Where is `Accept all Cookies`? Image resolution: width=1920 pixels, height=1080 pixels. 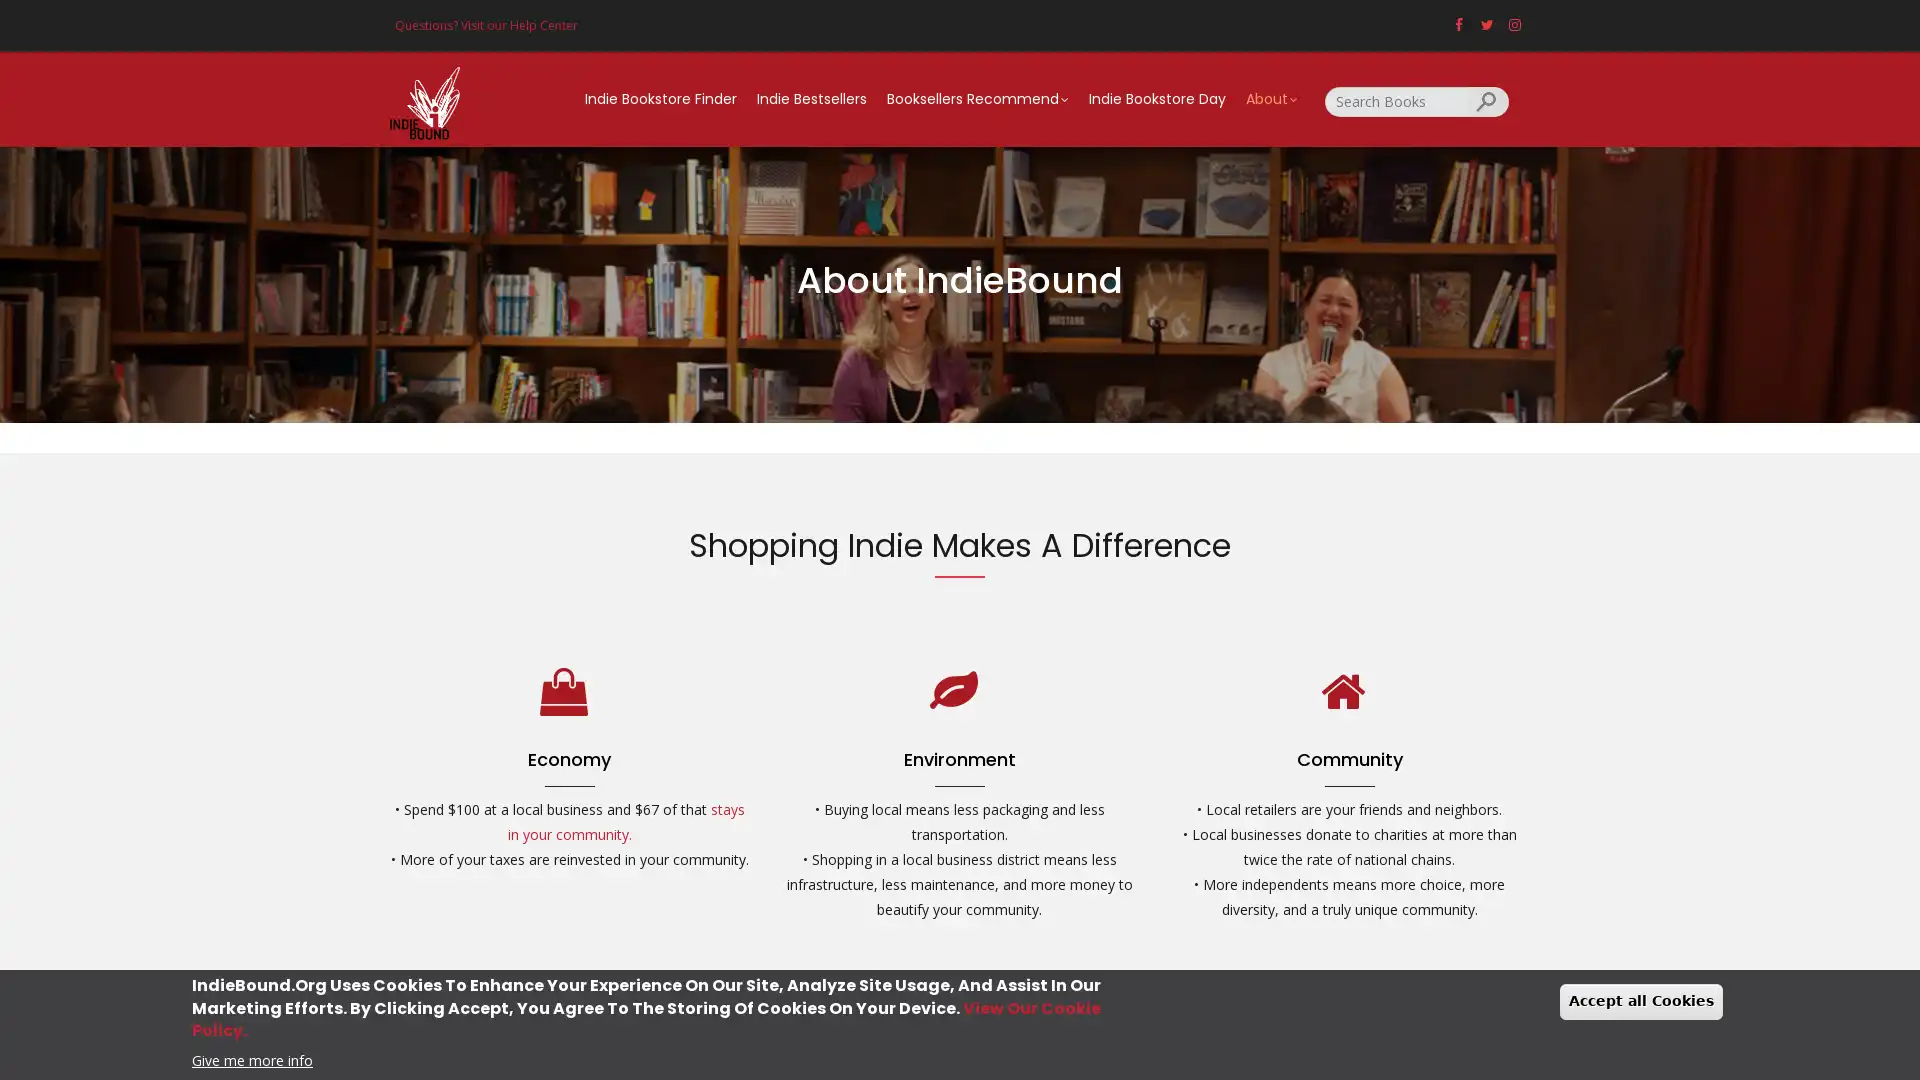
Accept all Cookies is located at coordinates (1641, 1001).